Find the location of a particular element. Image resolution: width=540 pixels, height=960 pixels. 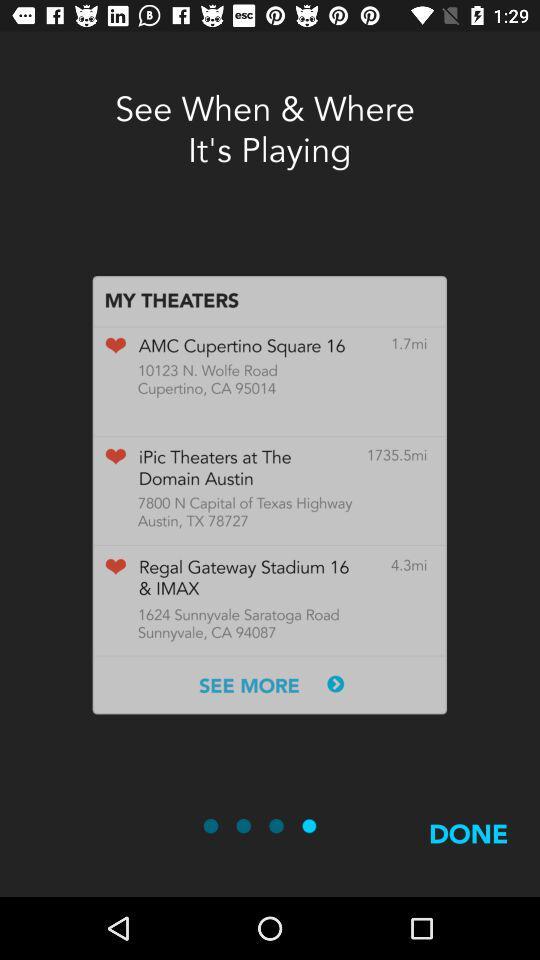

the done icon is located at coordinates (468, 856).